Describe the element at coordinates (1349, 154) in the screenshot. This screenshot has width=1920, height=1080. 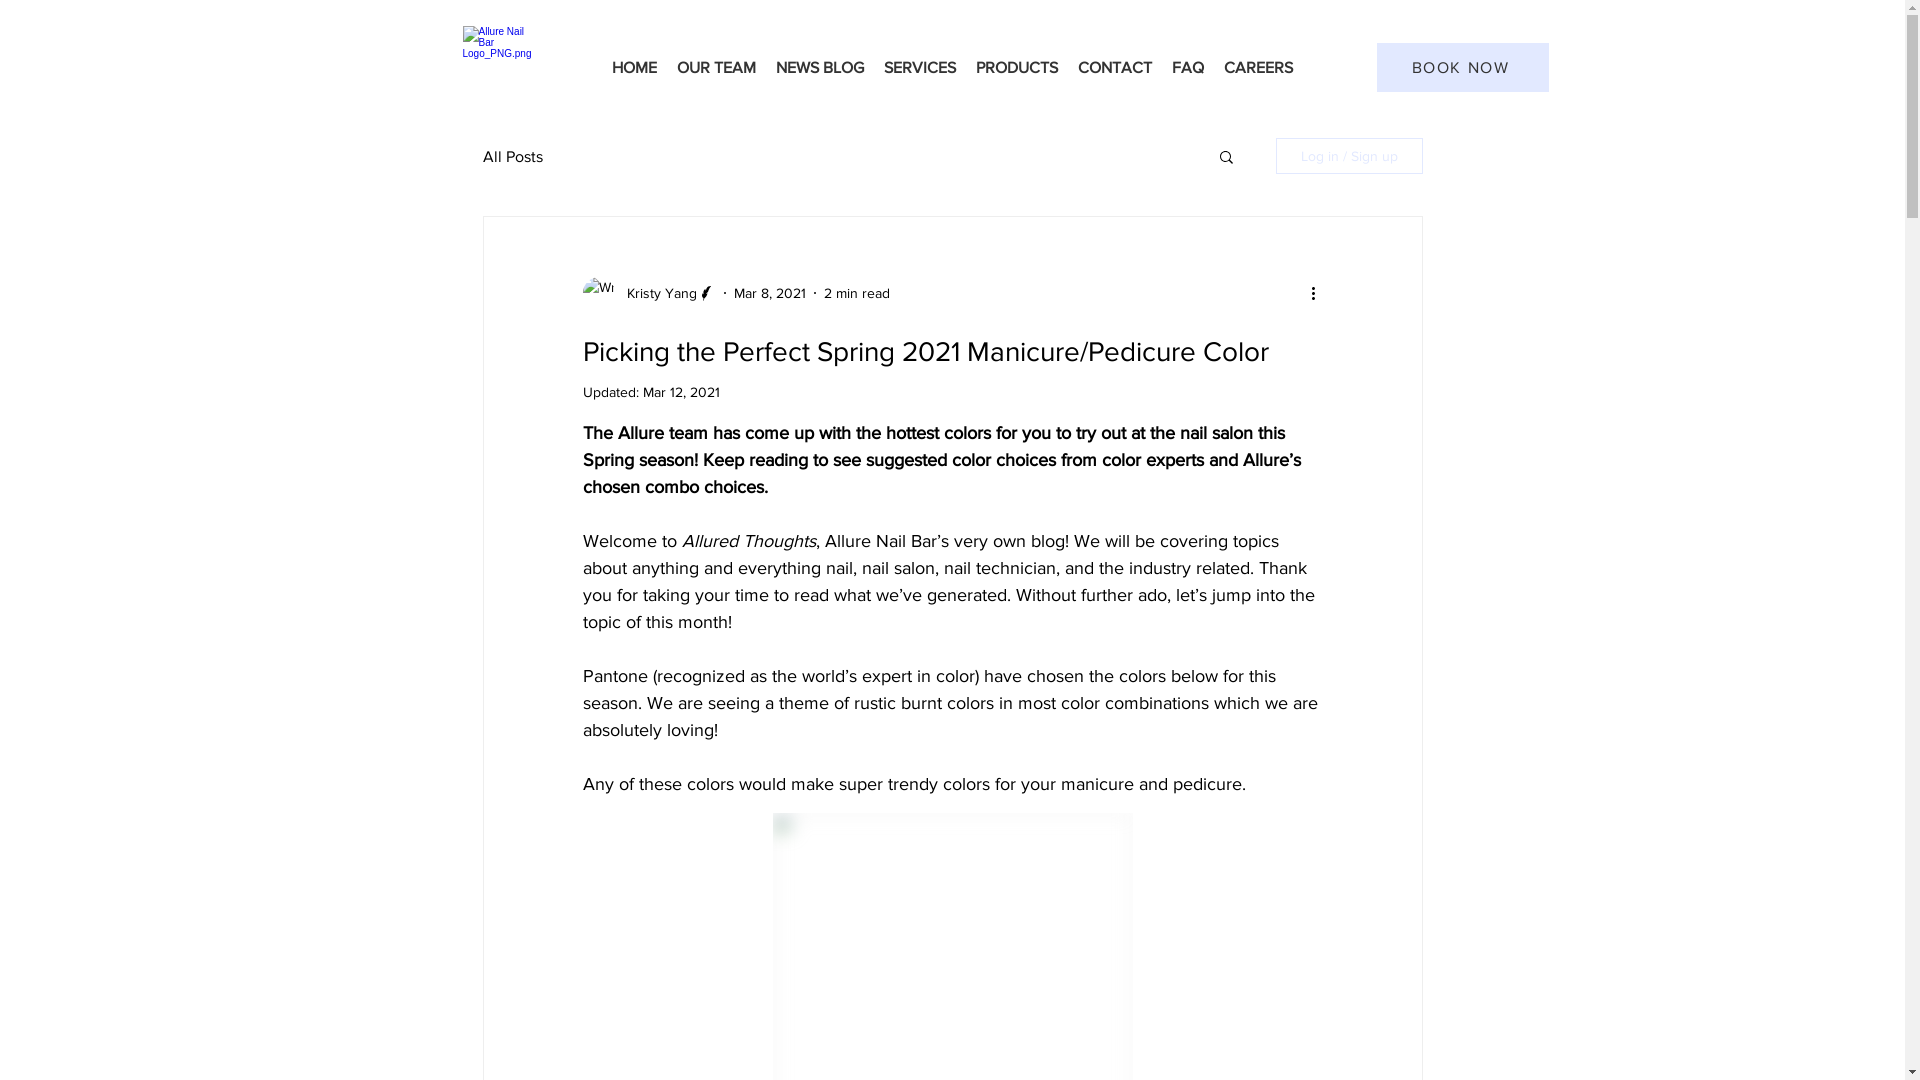
I see `'Log in / Sign up'` at that location.